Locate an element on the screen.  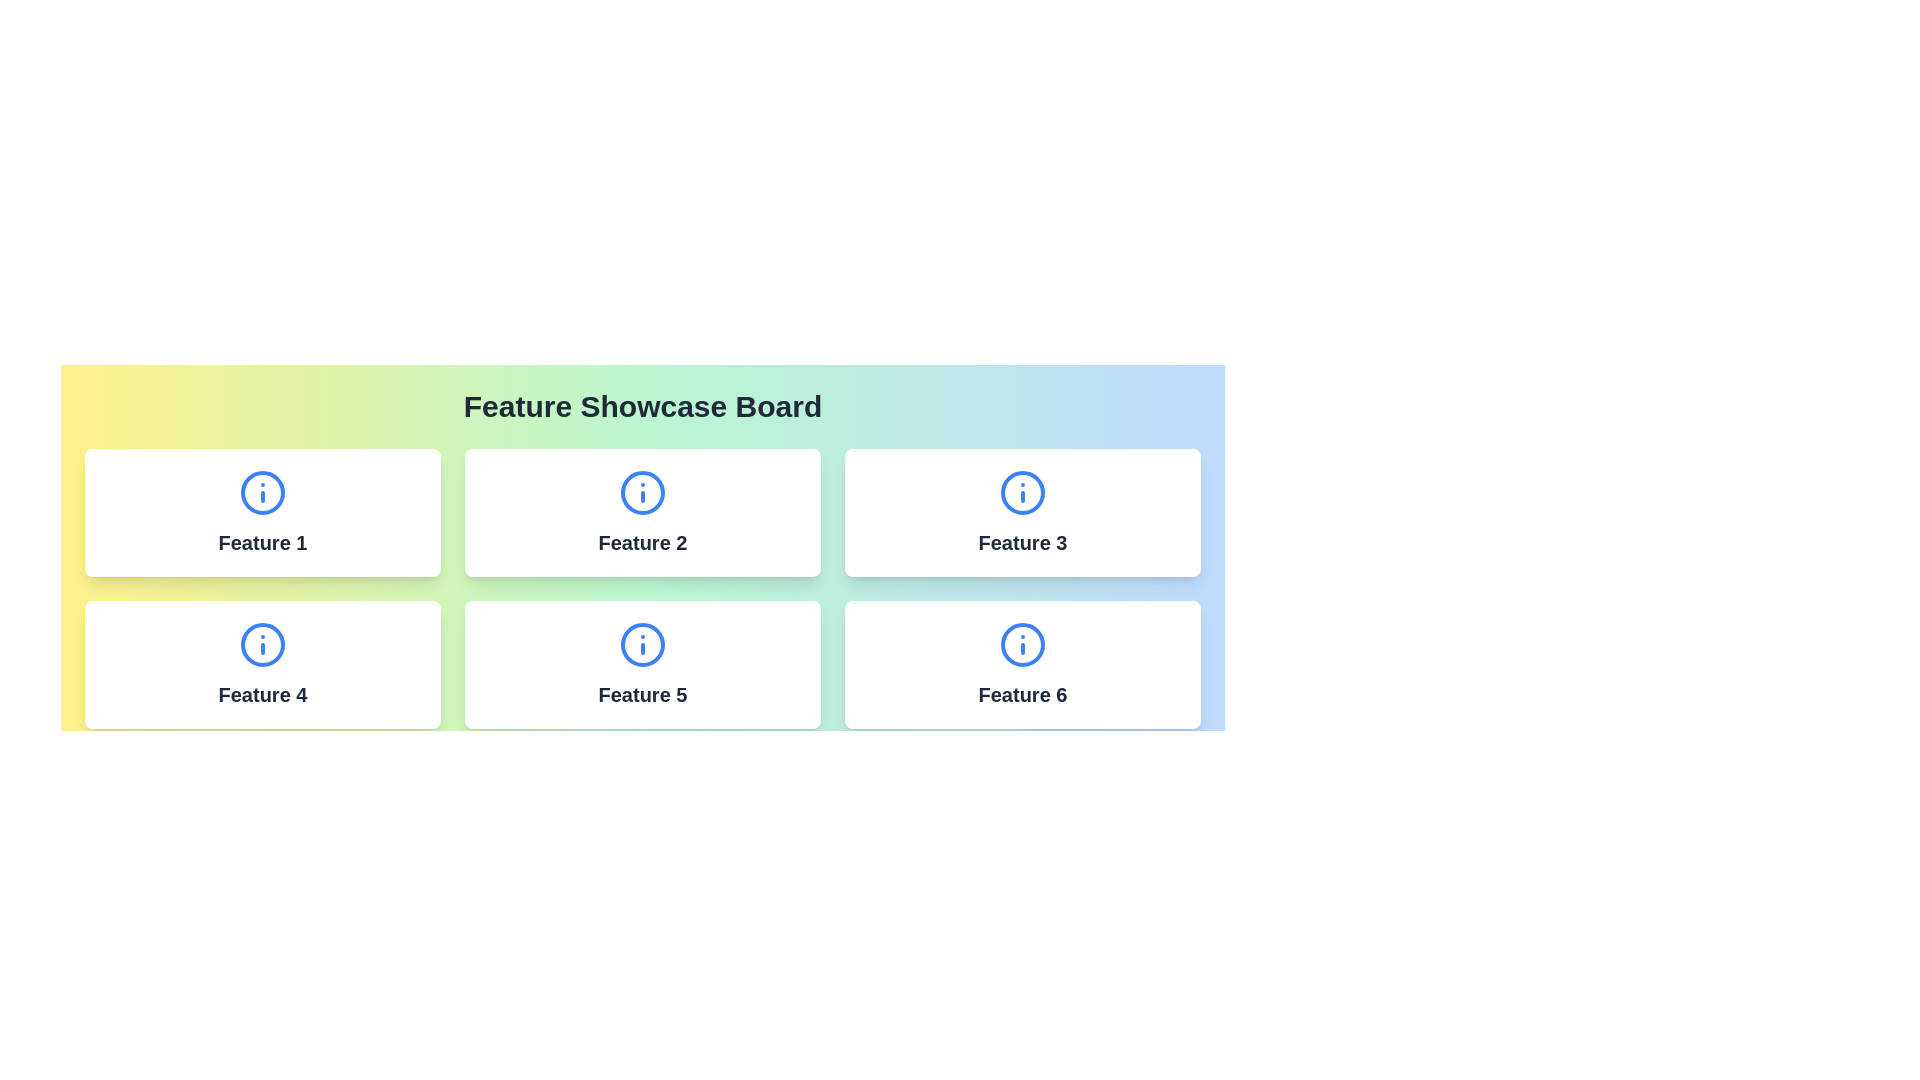
the third card in the top row displaying a blue circled 'i' icon and bold text 'Feature 3' is located at coordinates (1022, 512).